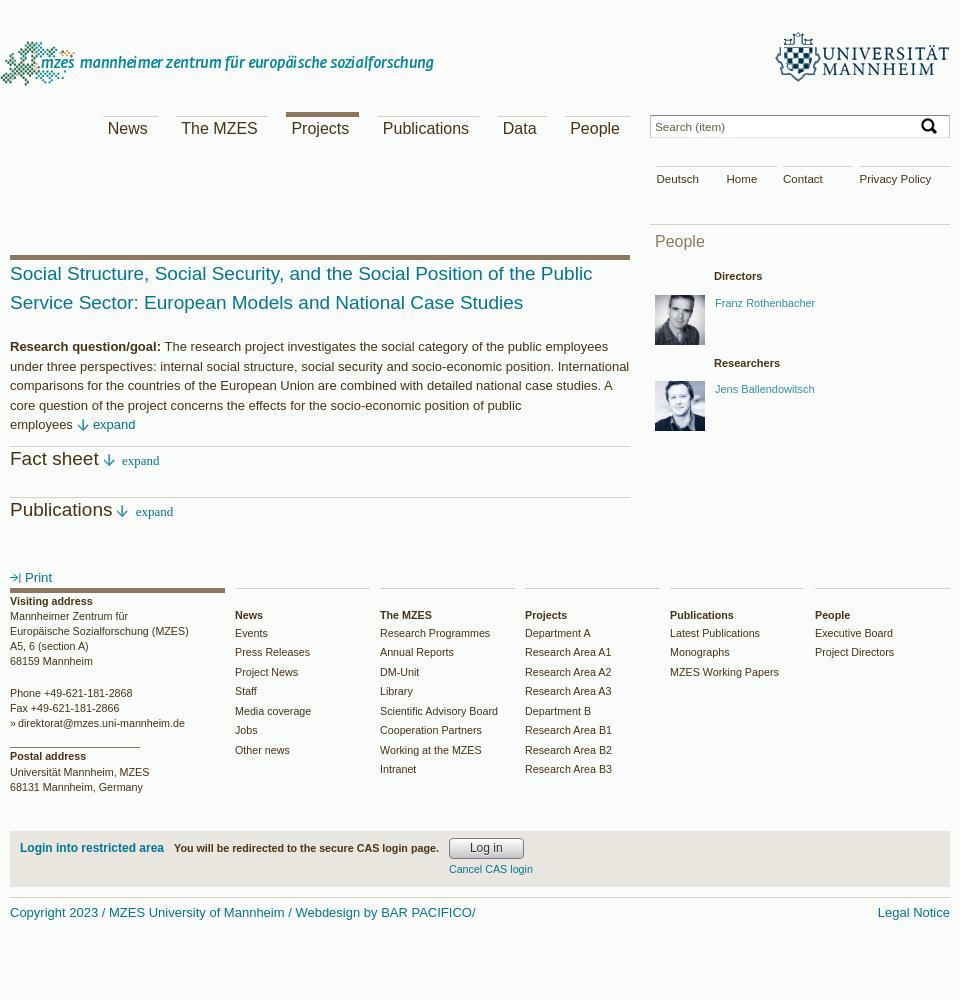 This screenshot has height=1000, width=960. What do you see at coordinates (218, 128) in the screenshot?
I see `'The MZES'` at bounding box center [218, 128].